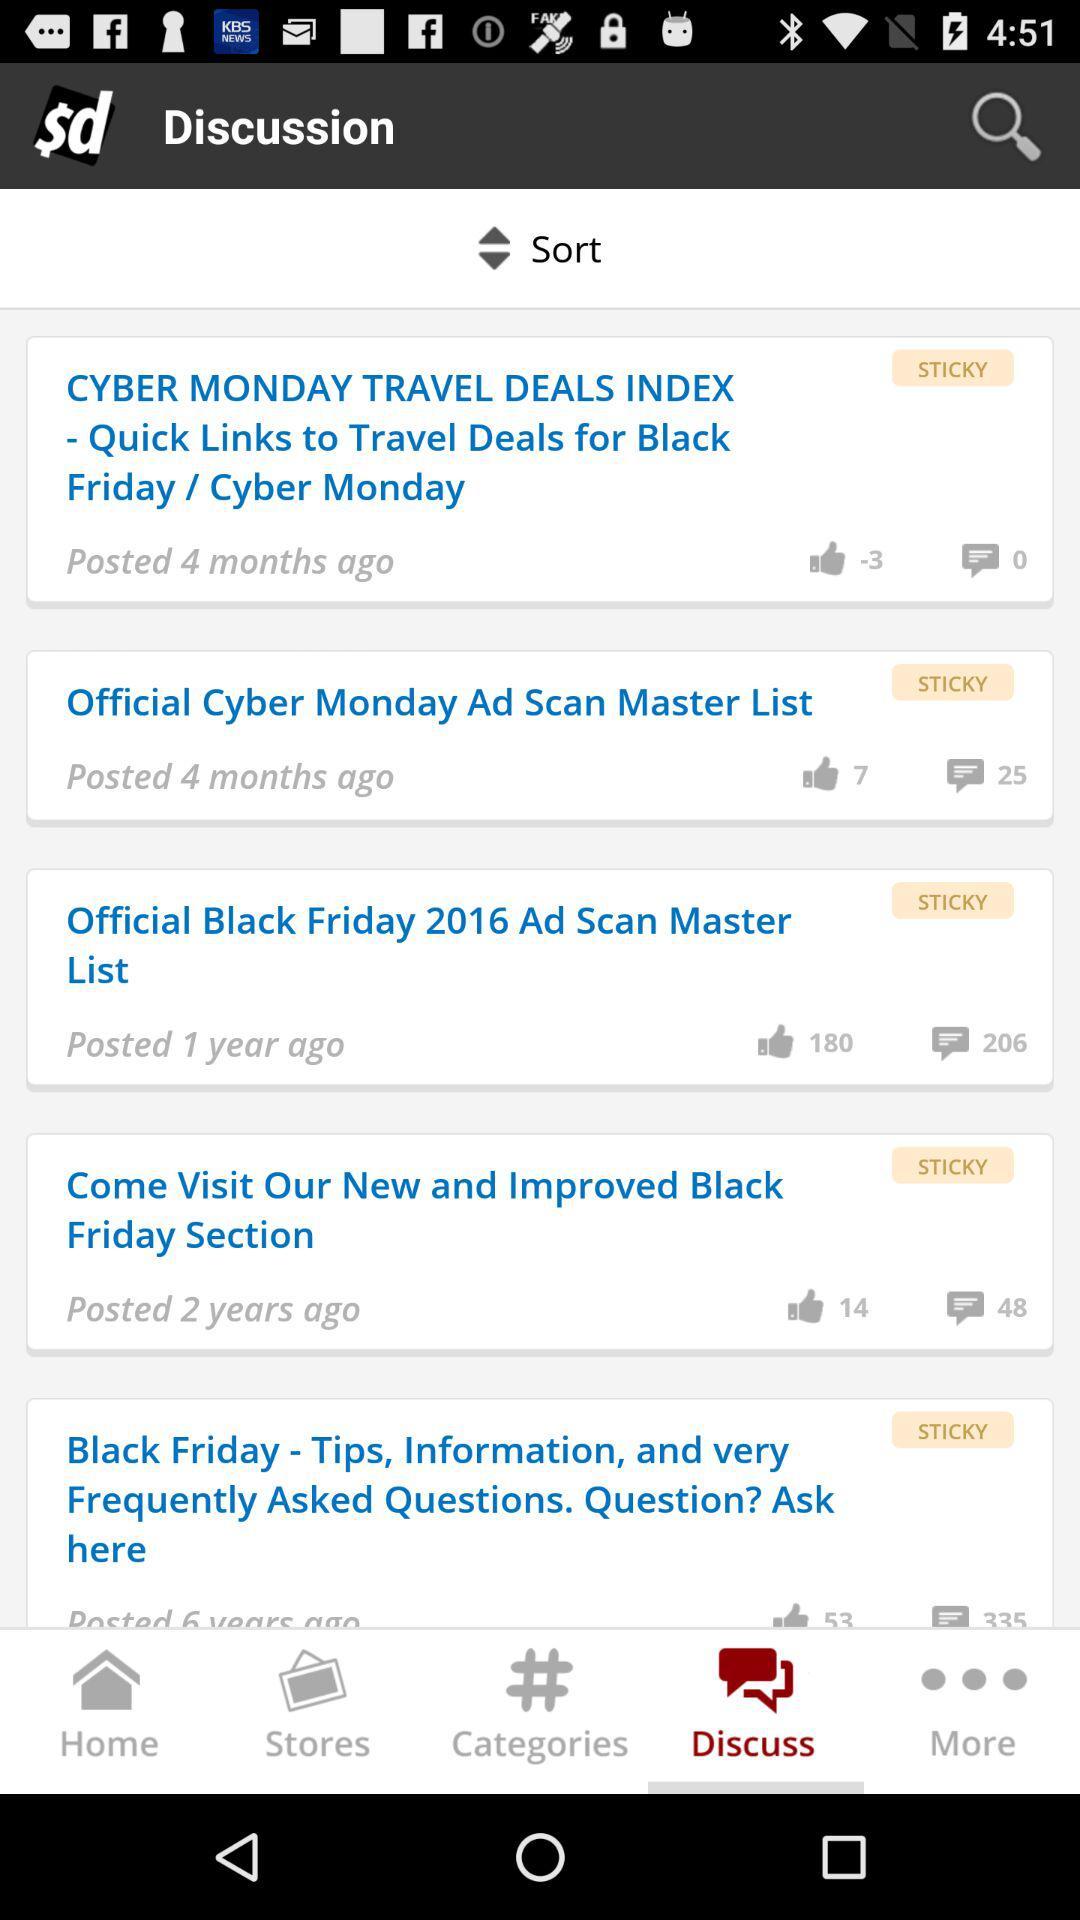 The image size is (1080, 1920). What do you see at coordinates (108, 1715) in the screenshot?
I see `home page` at bounding box center [108, 1715].